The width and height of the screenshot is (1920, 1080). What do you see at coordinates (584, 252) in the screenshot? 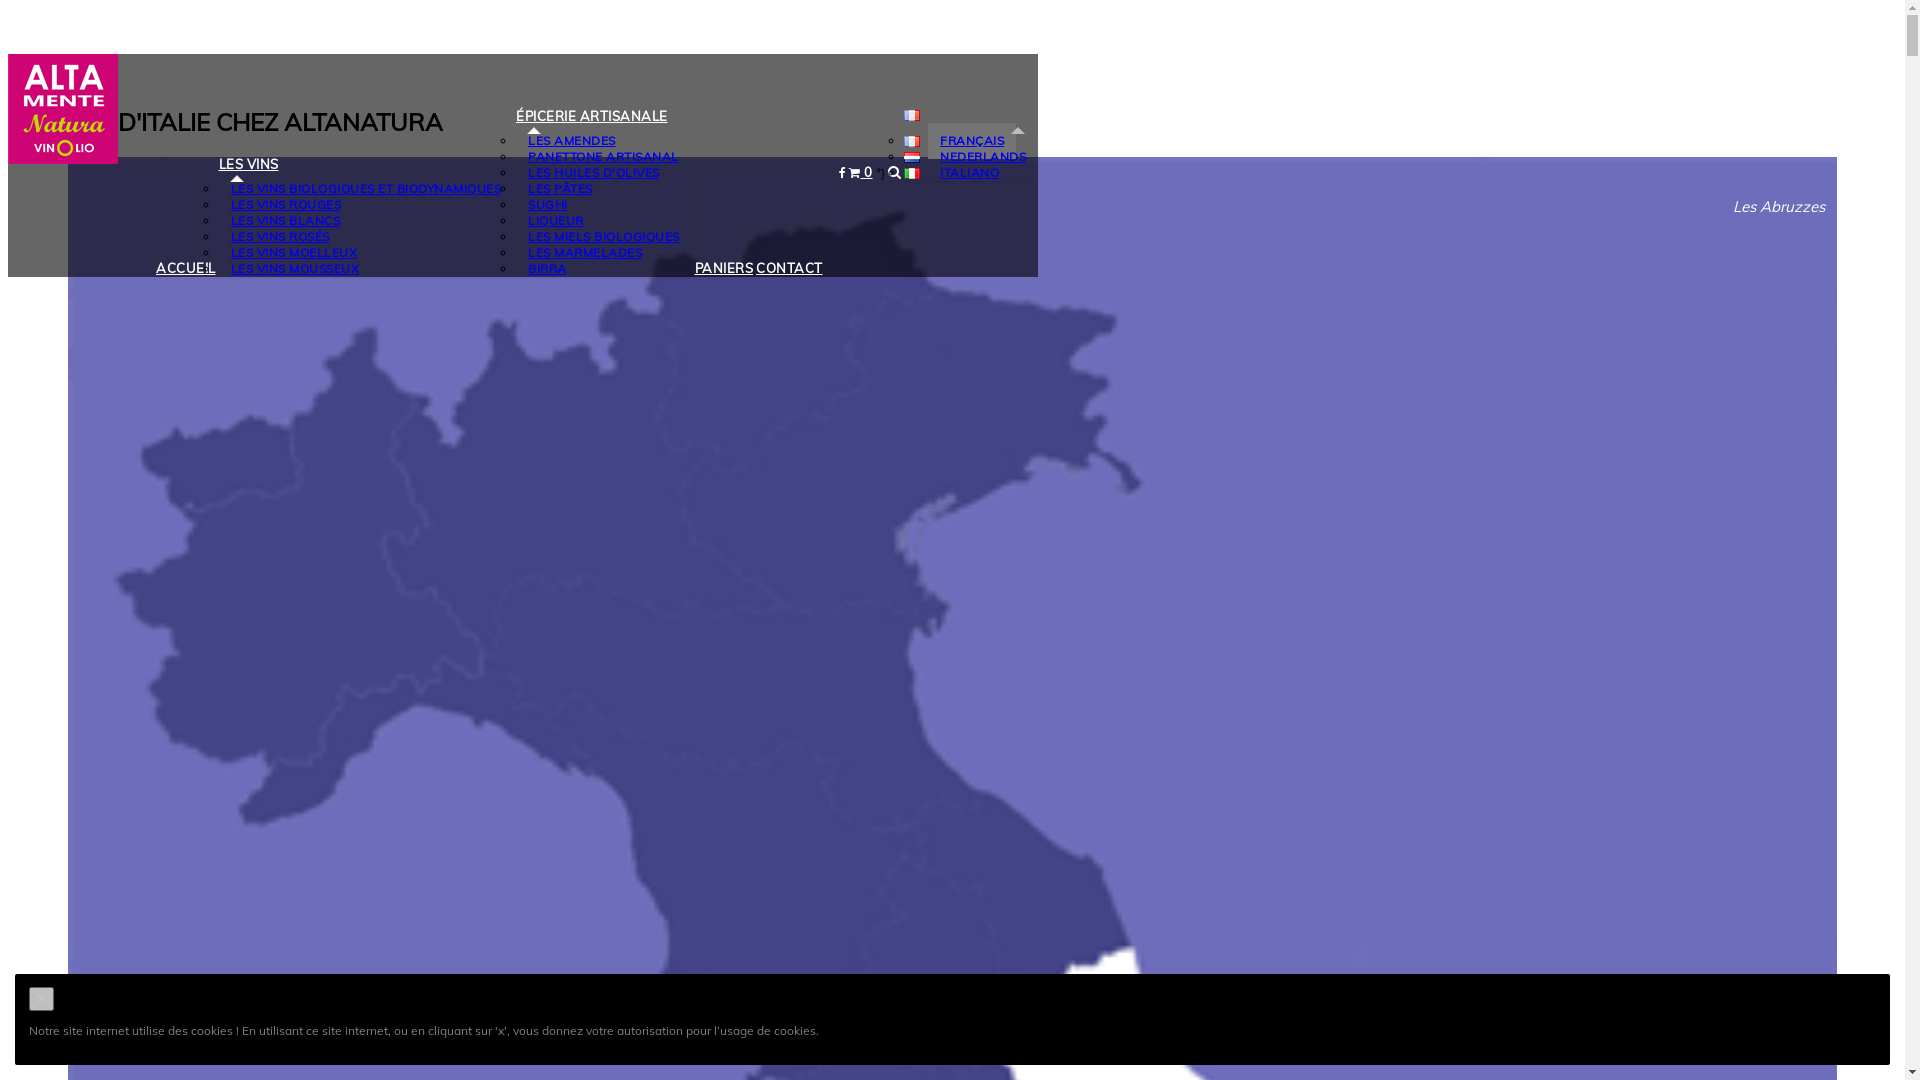
I see `'LES MARMELADES'` at bounding box center [584, 252].